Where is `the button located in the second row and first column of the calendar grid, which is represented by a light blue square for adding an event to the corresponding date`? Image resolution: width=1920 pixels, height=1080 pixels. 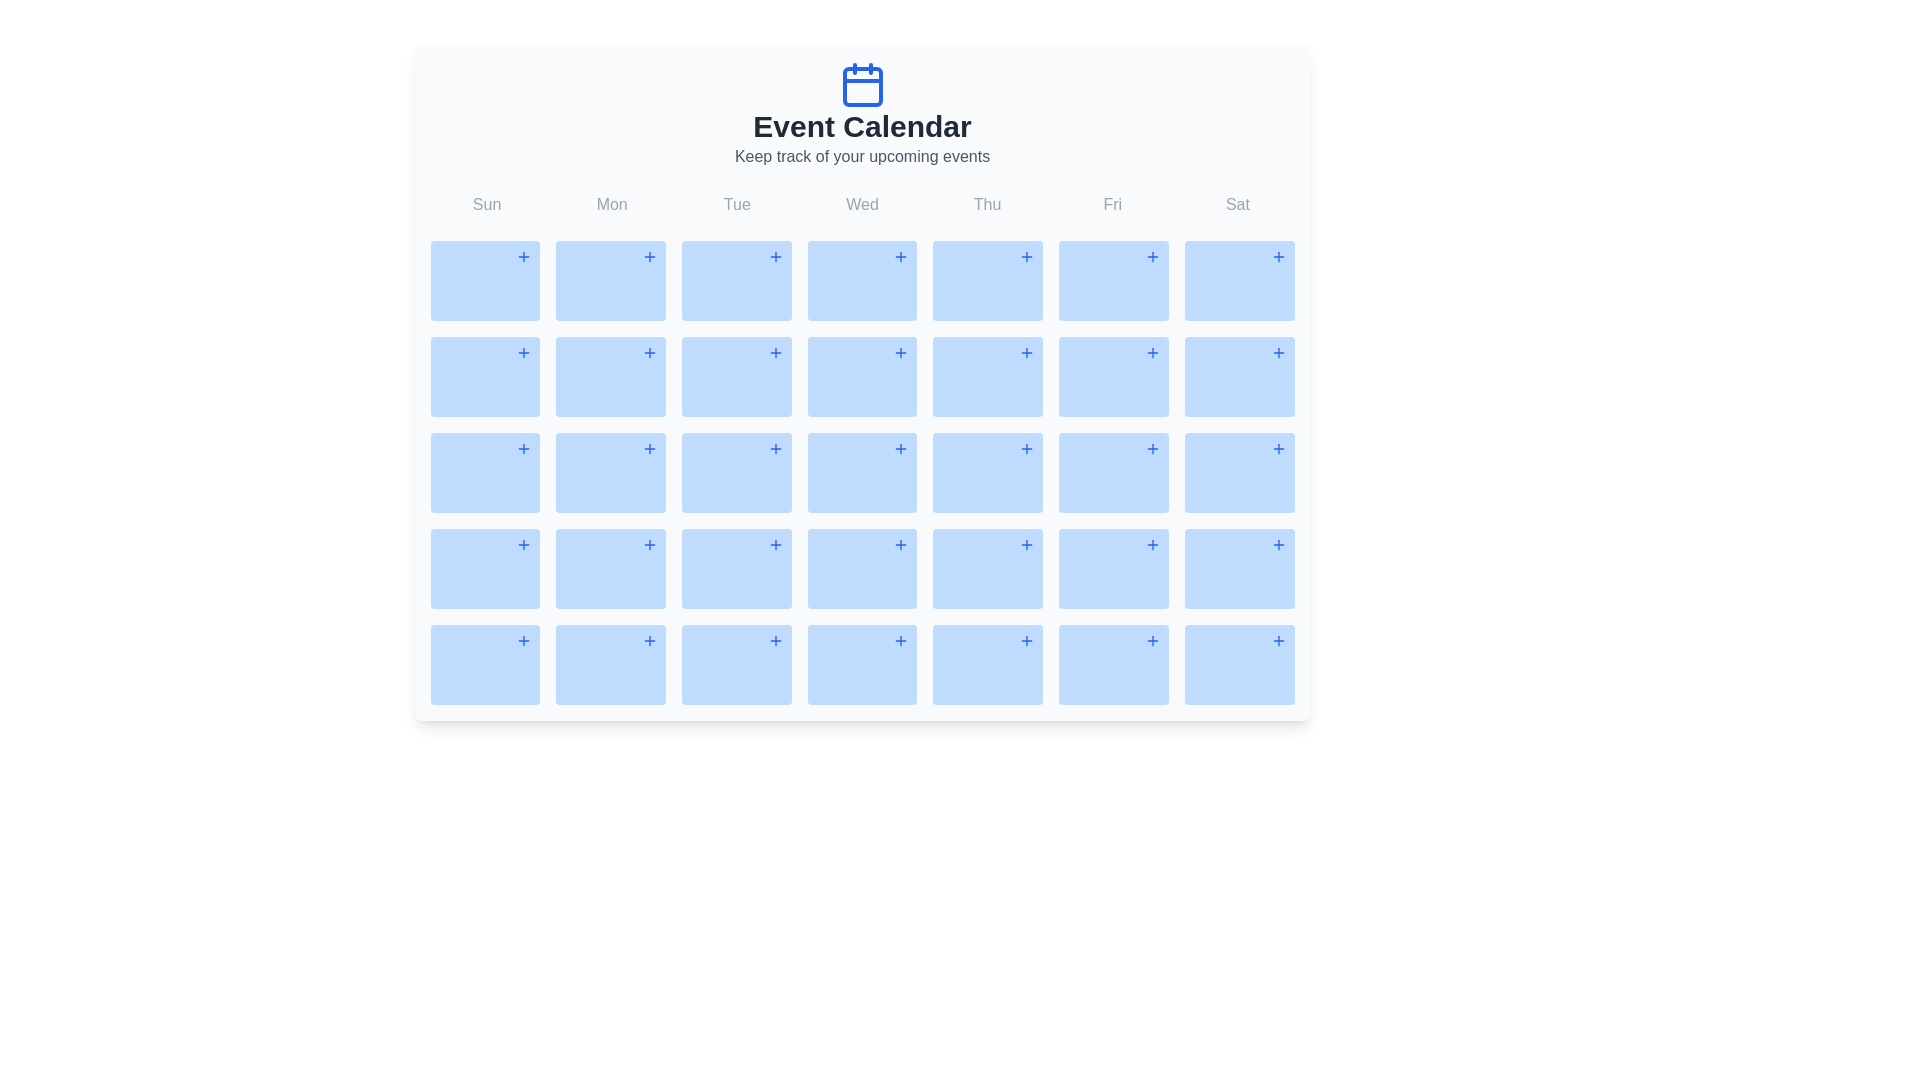
the button located in the second row and first column of the calendar grid, which is represented by a light blue square for adding an event to the corresponding date is located at coordinates (524, 352).